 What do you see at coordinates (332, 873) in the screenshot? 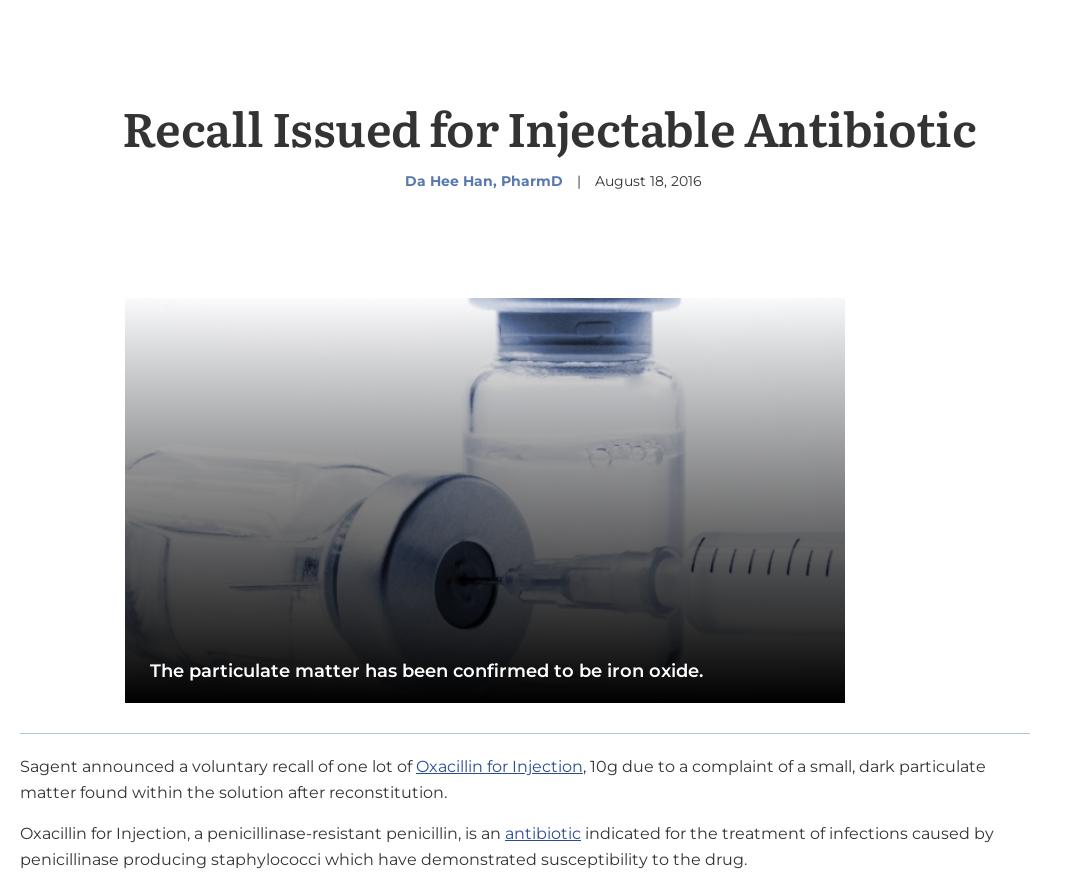
I see `'CONNECT'` at bounding box center [332, 873].